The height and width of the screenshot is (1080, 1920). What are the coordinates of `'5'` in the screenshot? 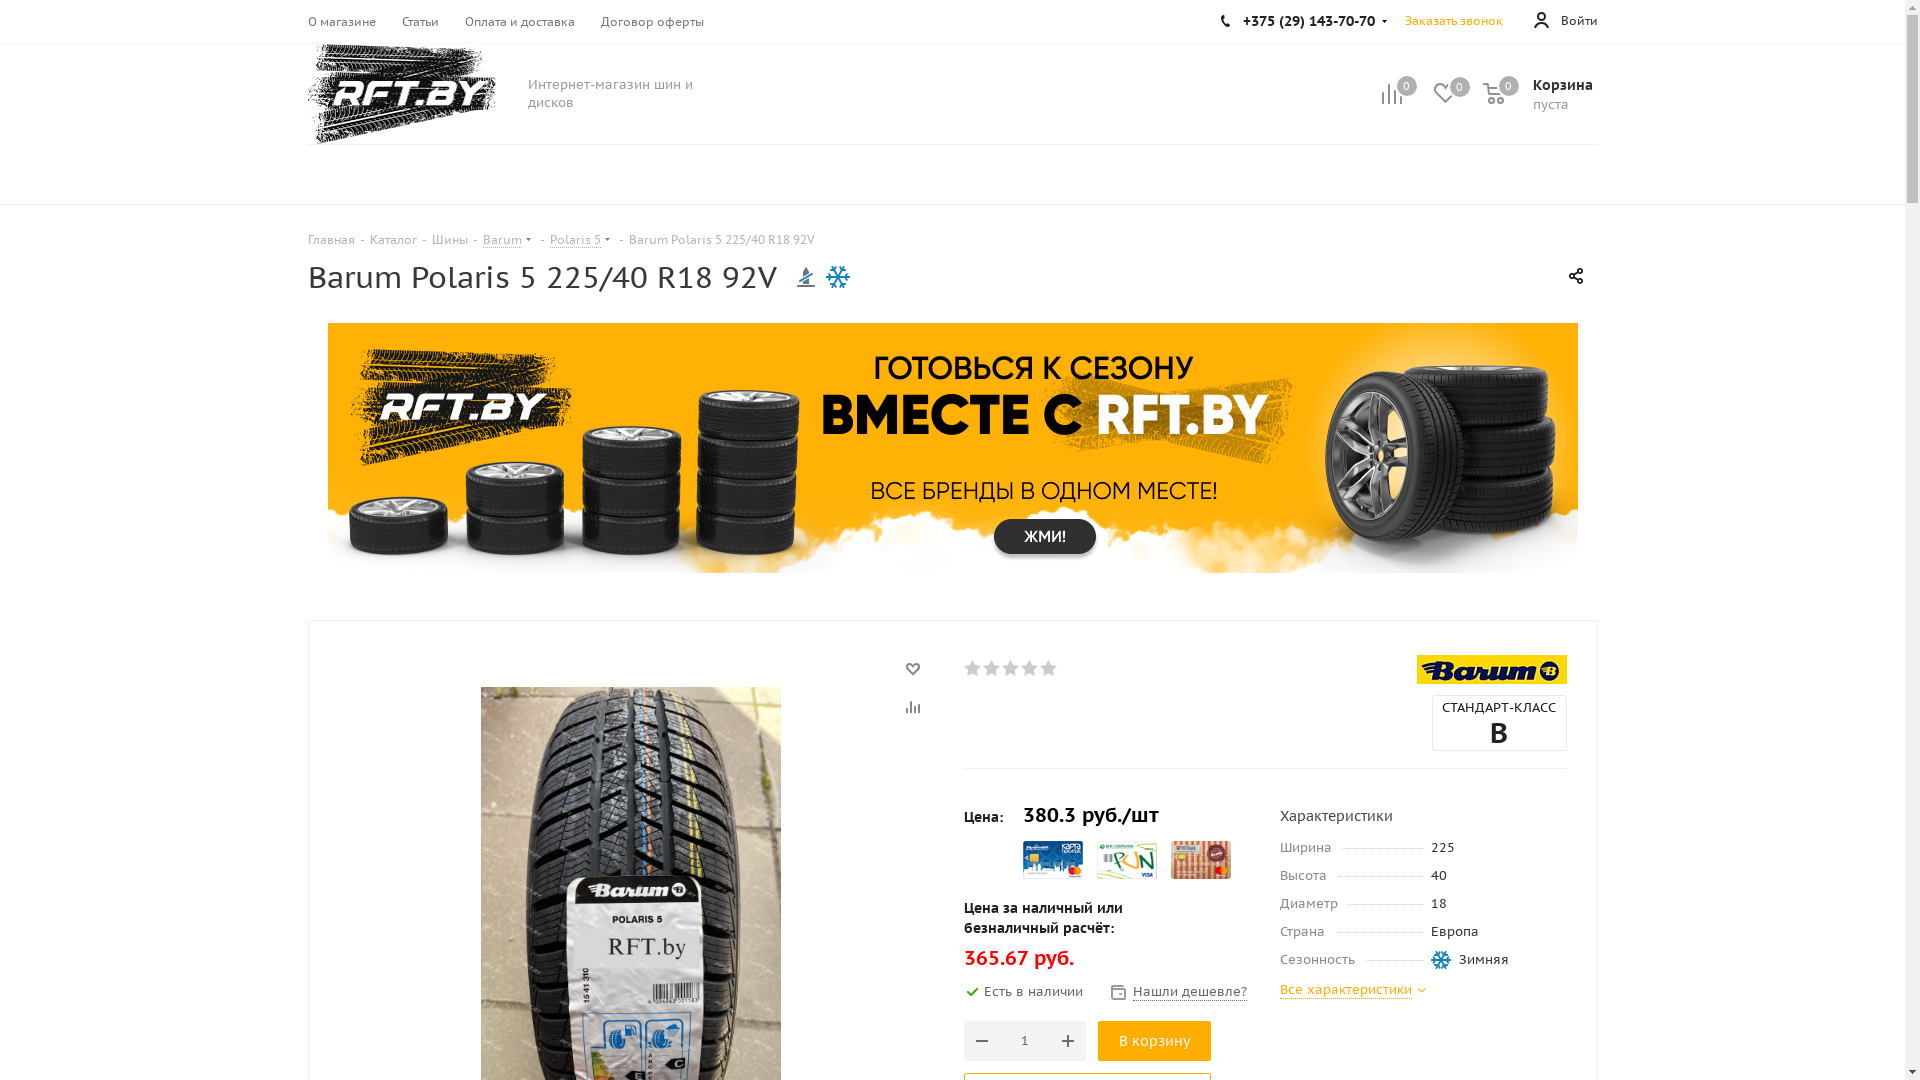 It's located at (1048, 667).